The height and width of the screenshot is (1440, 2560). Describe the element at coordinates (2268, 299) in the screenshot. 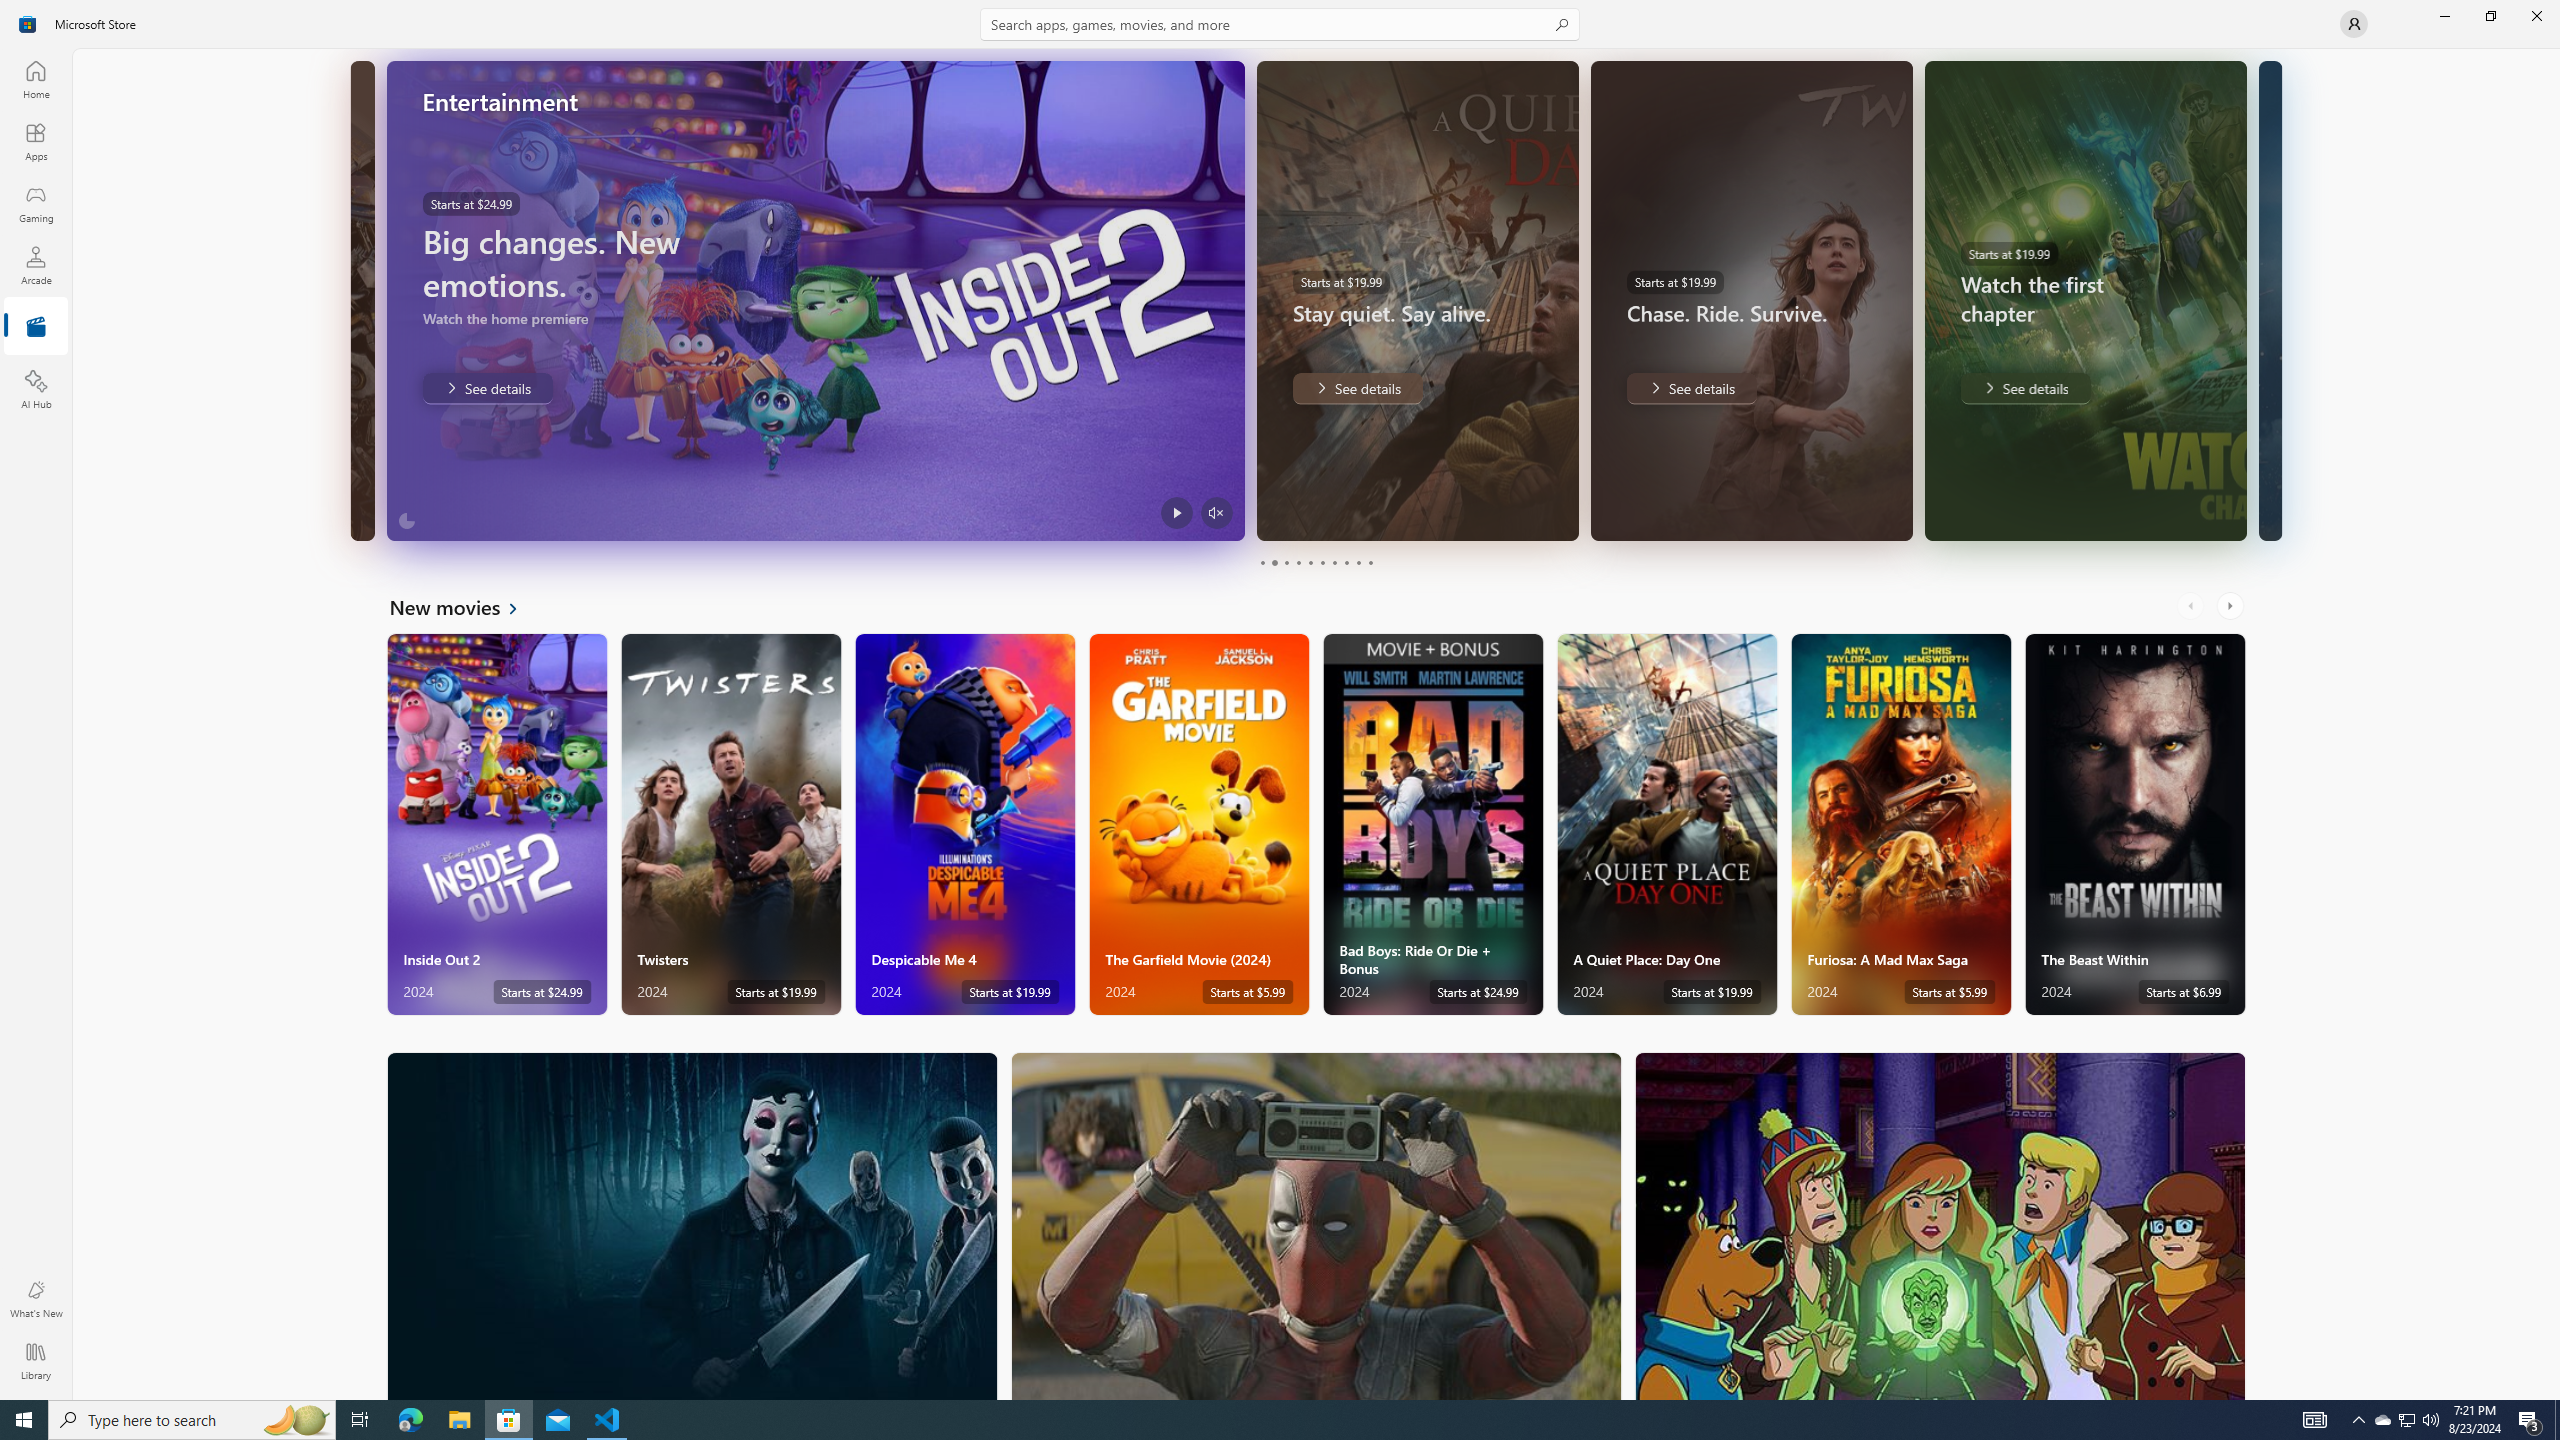

I see `'AutomationID: Image'` at that location.